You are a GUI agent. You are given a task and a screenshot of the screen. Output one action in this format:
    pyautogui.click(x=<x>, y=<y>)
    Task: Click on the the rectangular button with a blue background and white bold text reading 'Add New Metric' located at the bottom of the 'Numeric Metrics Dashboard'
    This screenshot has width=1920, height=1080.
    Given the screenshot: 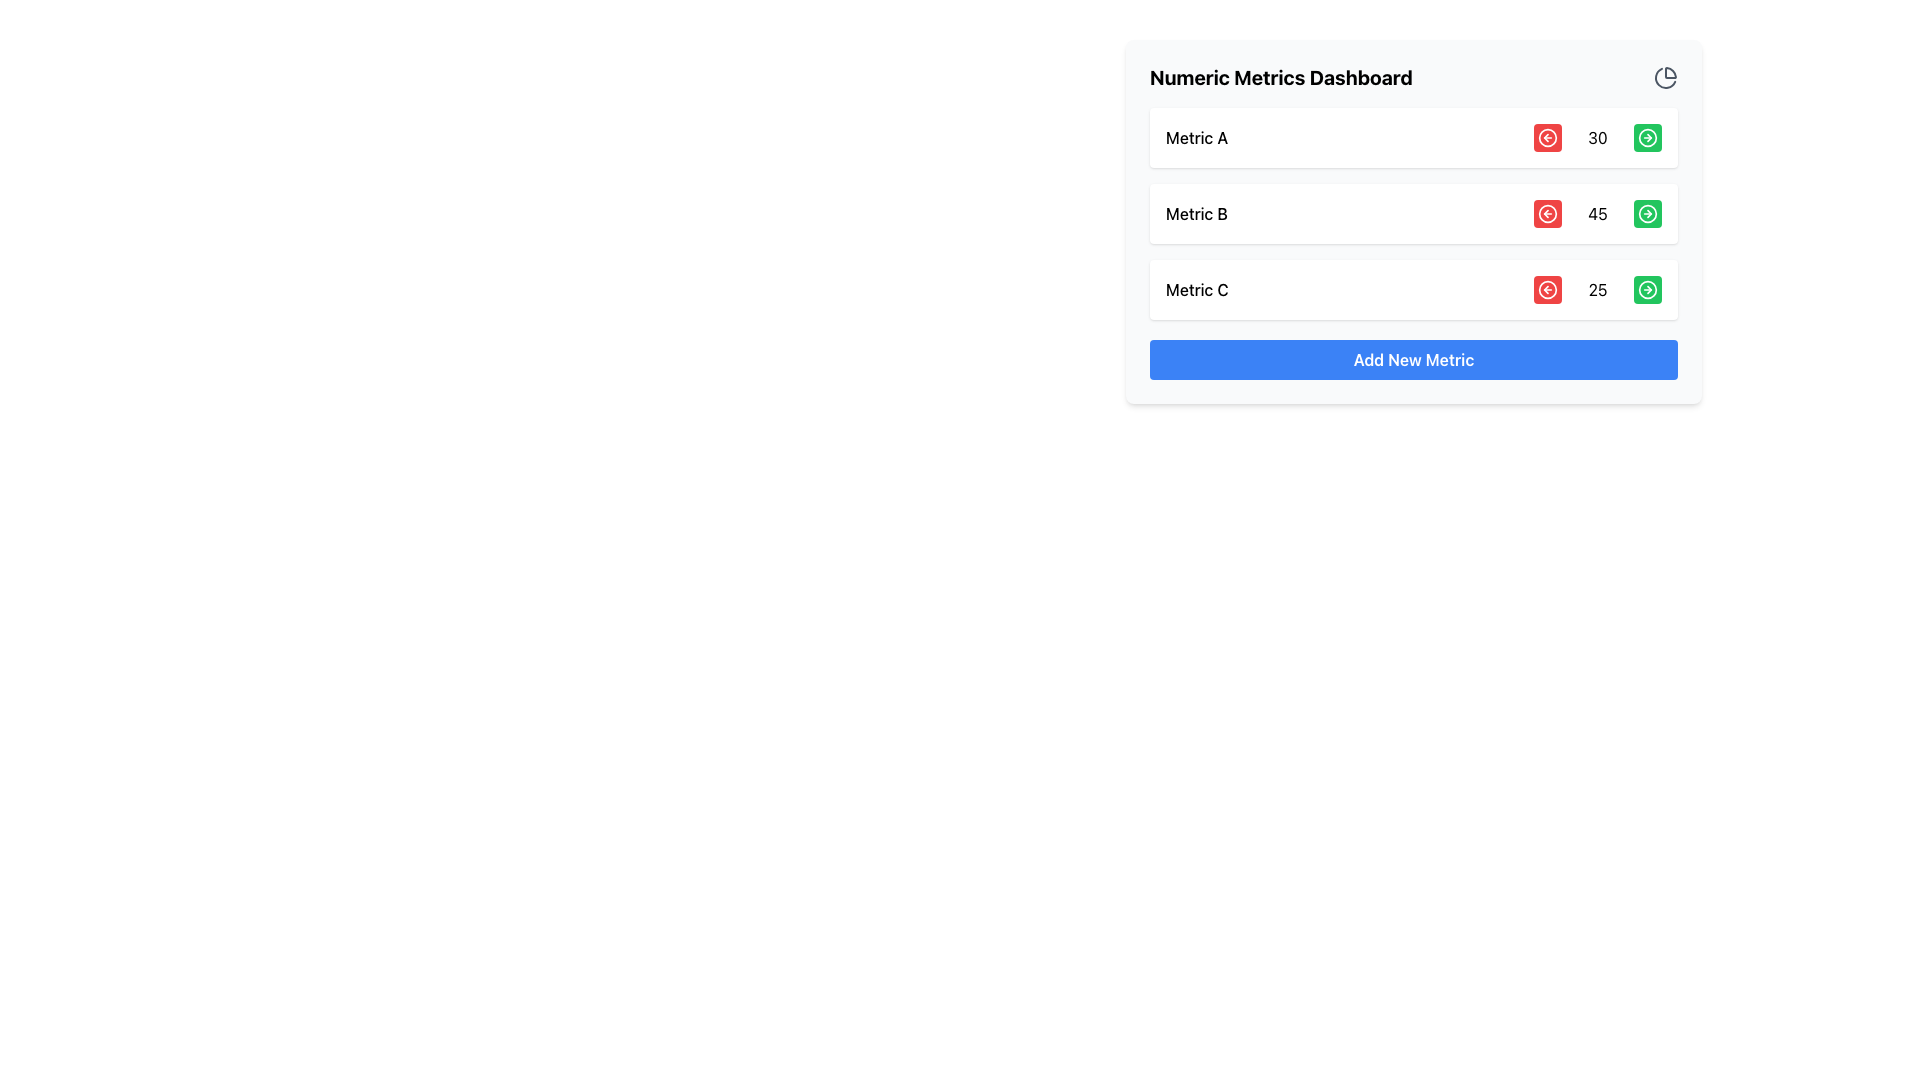 What is the action you would take?
    pyautogui.click(x=1413, y=358)
    